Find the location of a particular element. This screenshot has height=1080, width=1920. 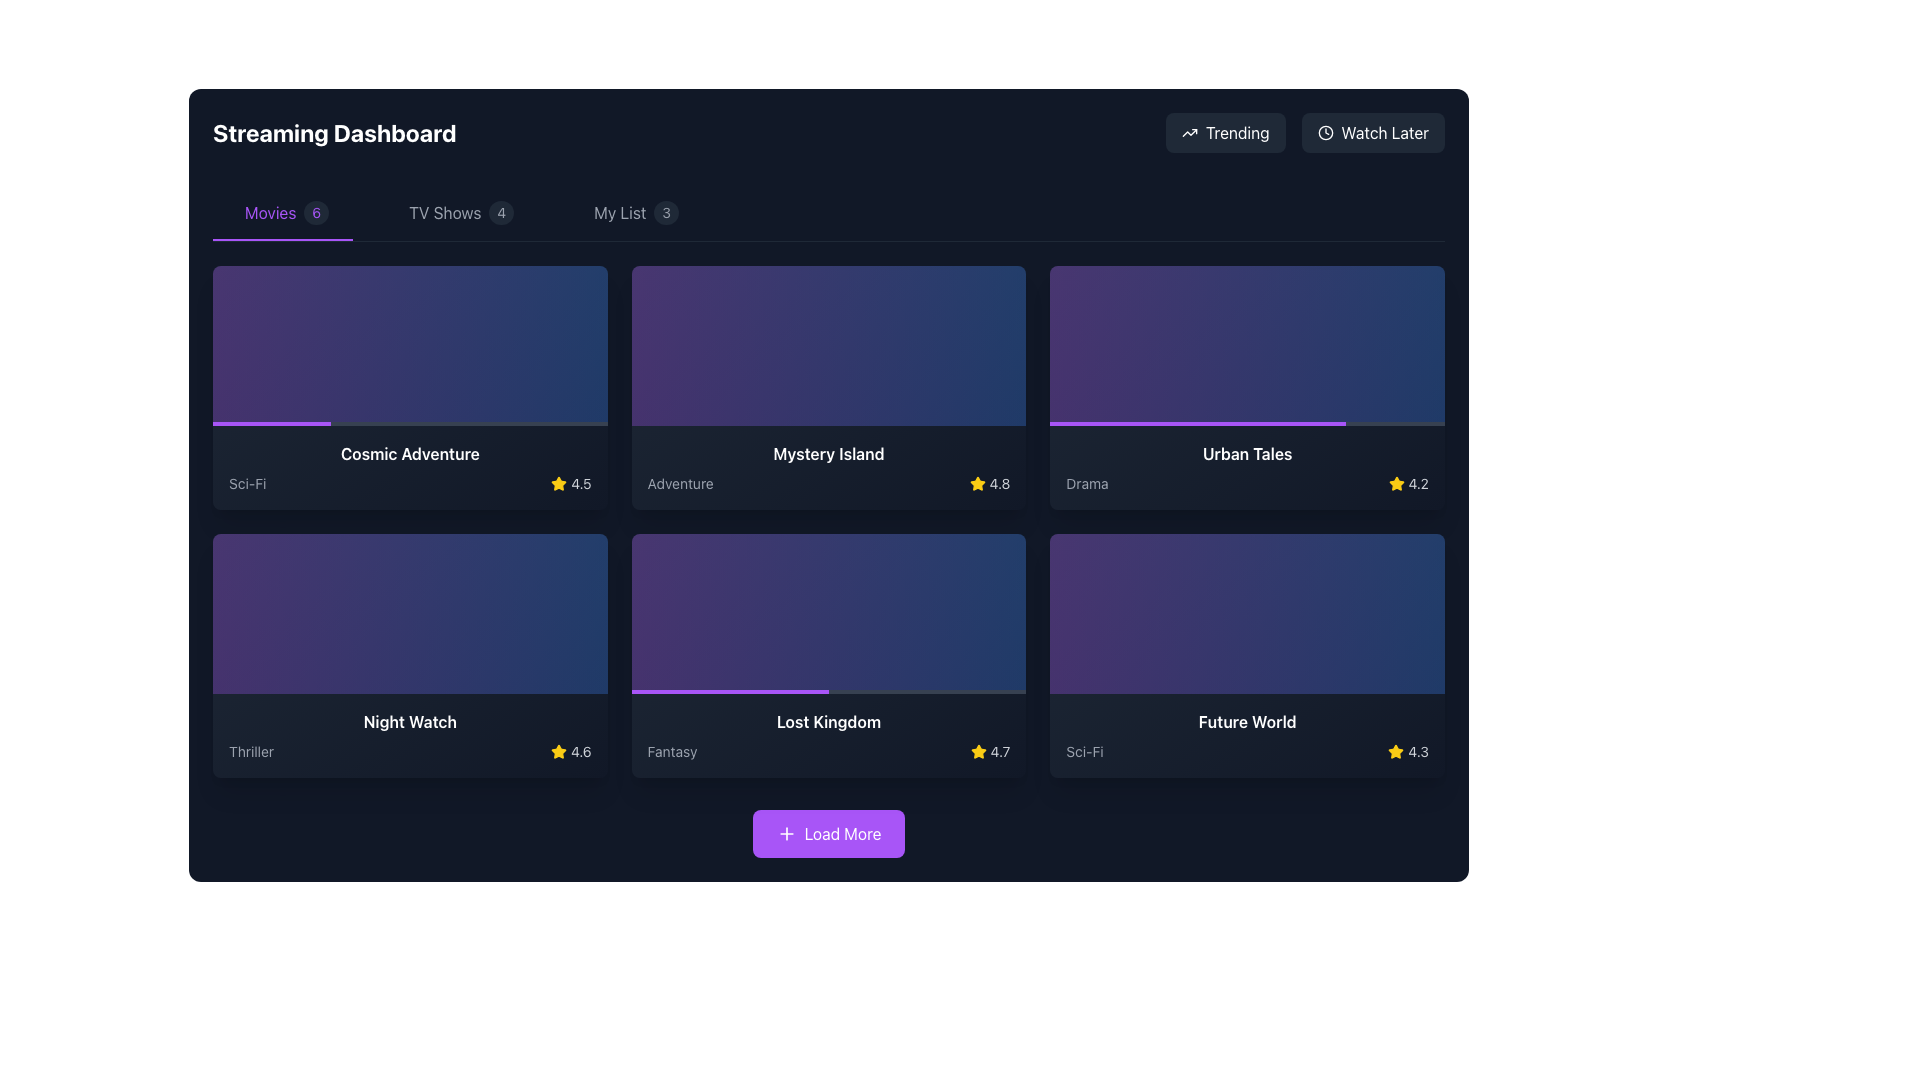

the Information panel of the 'Lost Kingdom' movie tile, which displays the title in bold white font, genre in gray, and a yellow star rating of '4.7' is located at coordinates (829, 736).